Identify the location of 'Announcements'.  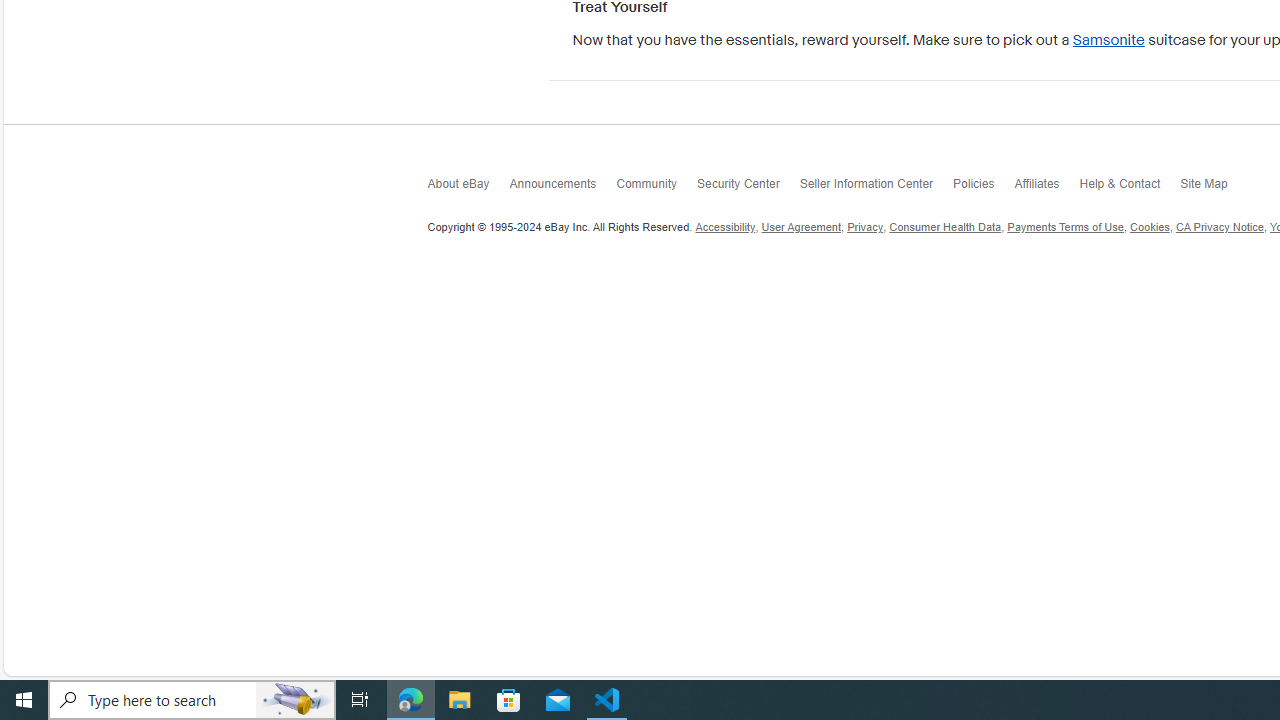
(562, 189).